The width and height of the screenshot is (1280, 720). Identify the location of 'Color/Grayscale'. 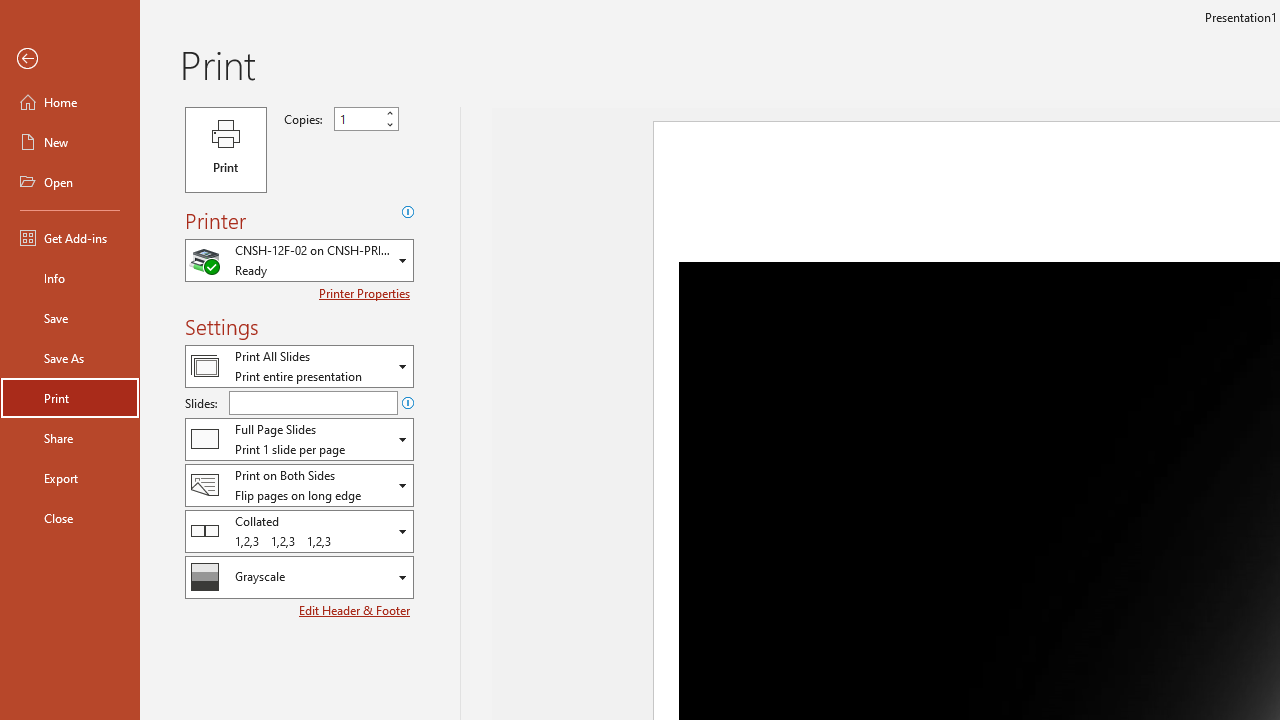
(298, 577).